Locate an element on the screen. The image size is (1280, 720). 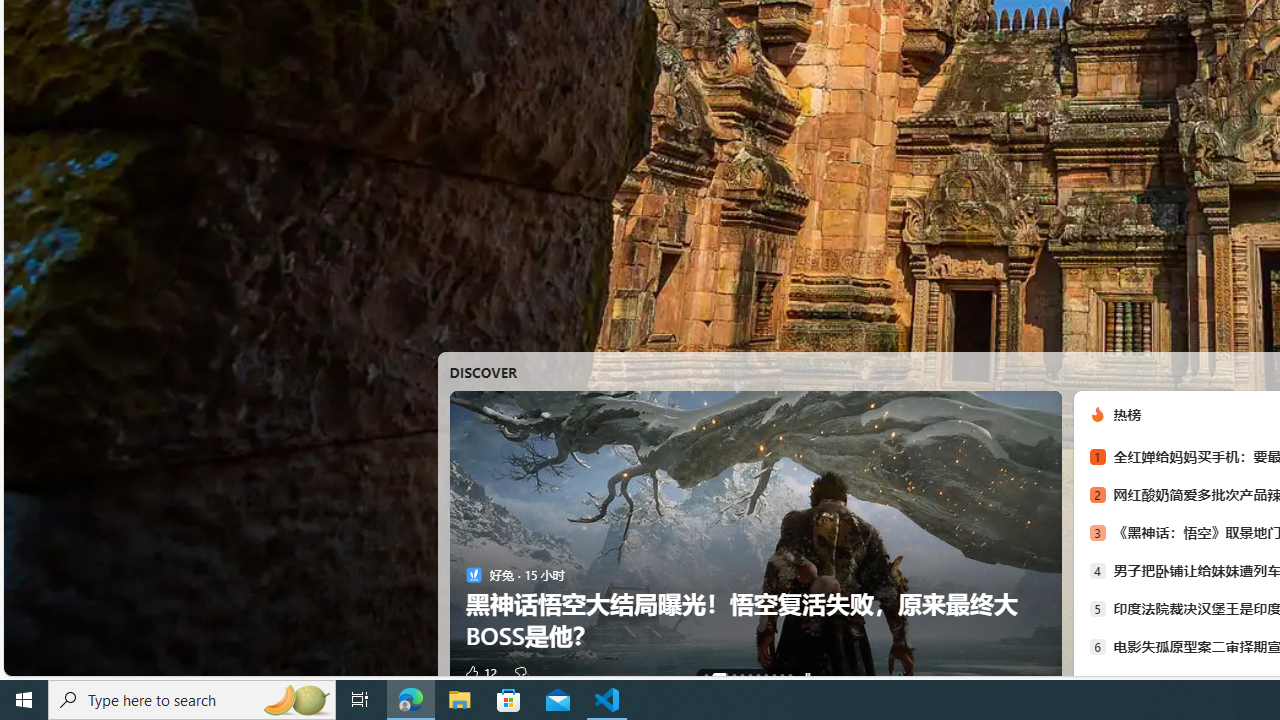
'AutomationID: tab-2' is located at coordinates (727, 675).